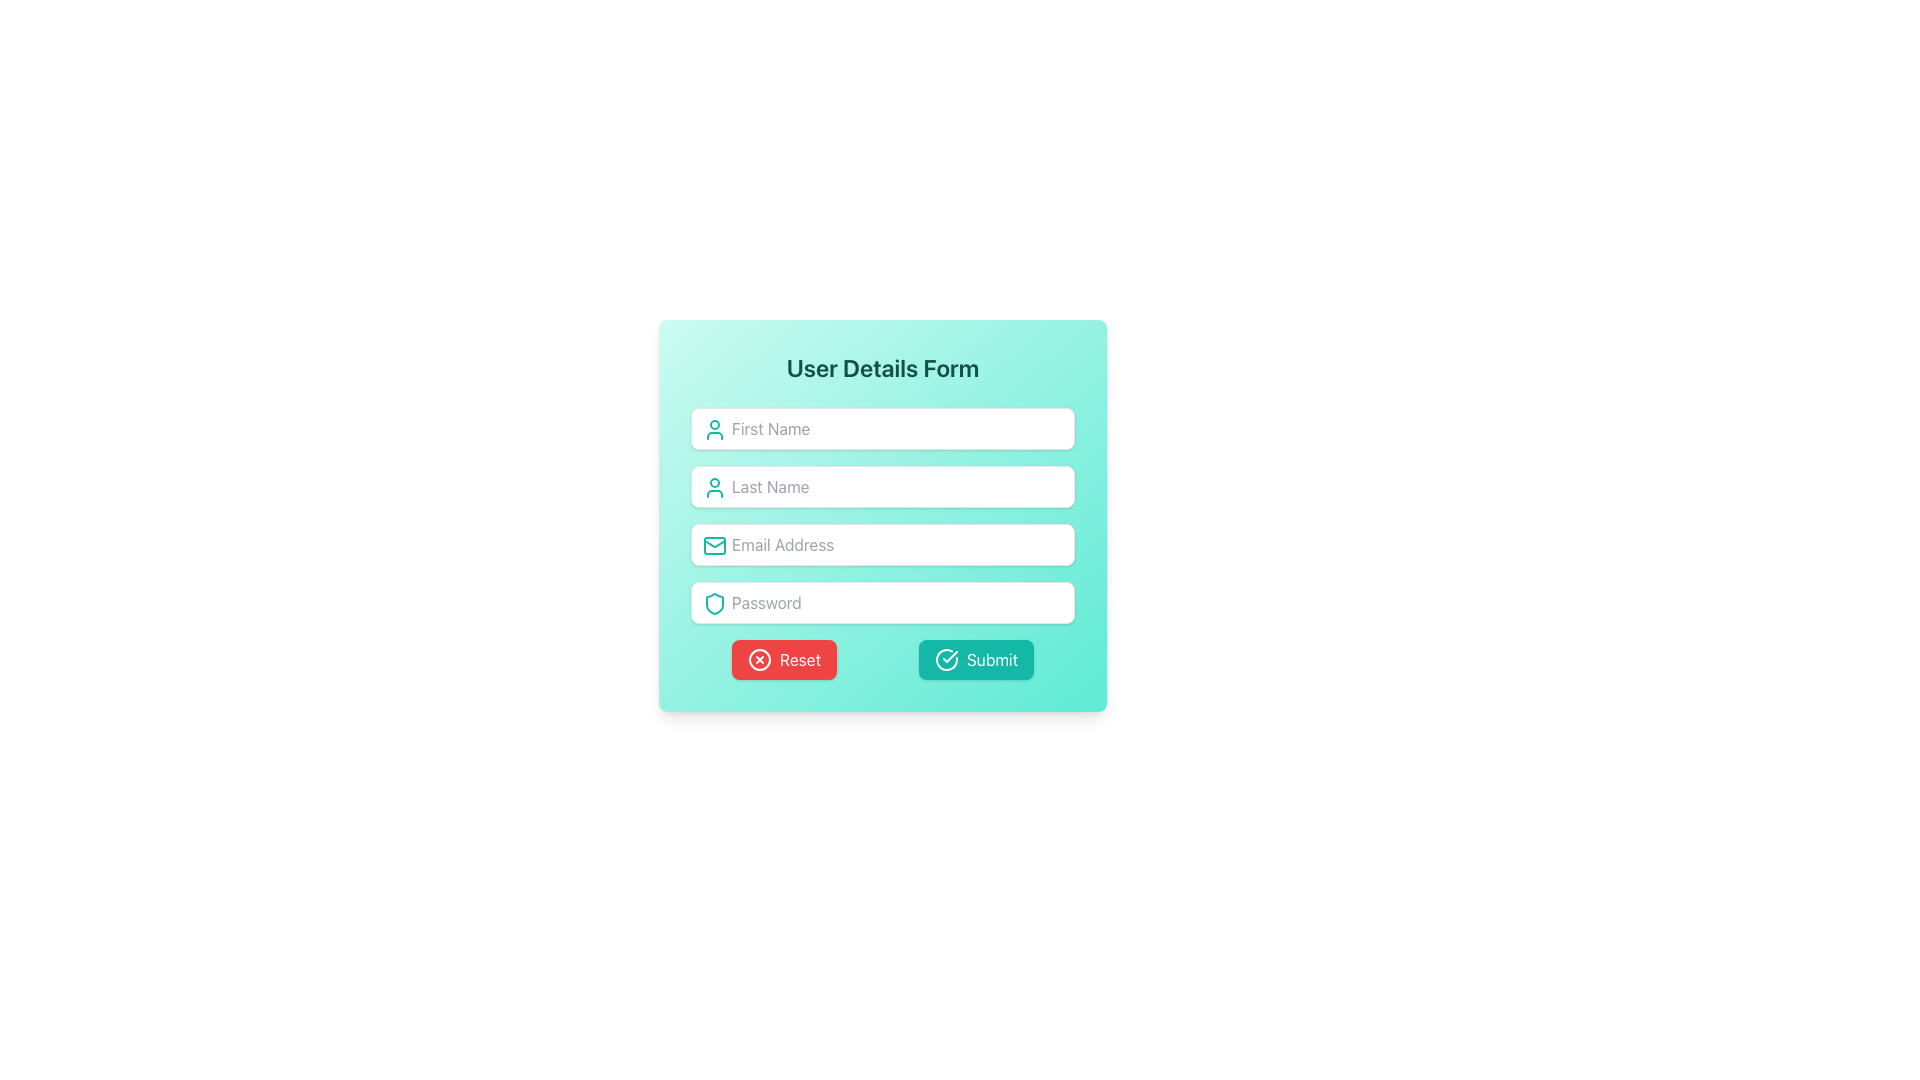 This screenshot has height=1080, width=1920. Describe the element at coordinates (945, 659) in the screenshot. I see `the Submit button which contains a circular visual styled as a part of a checkmark, located at the bottom right corner of the form` at that location.